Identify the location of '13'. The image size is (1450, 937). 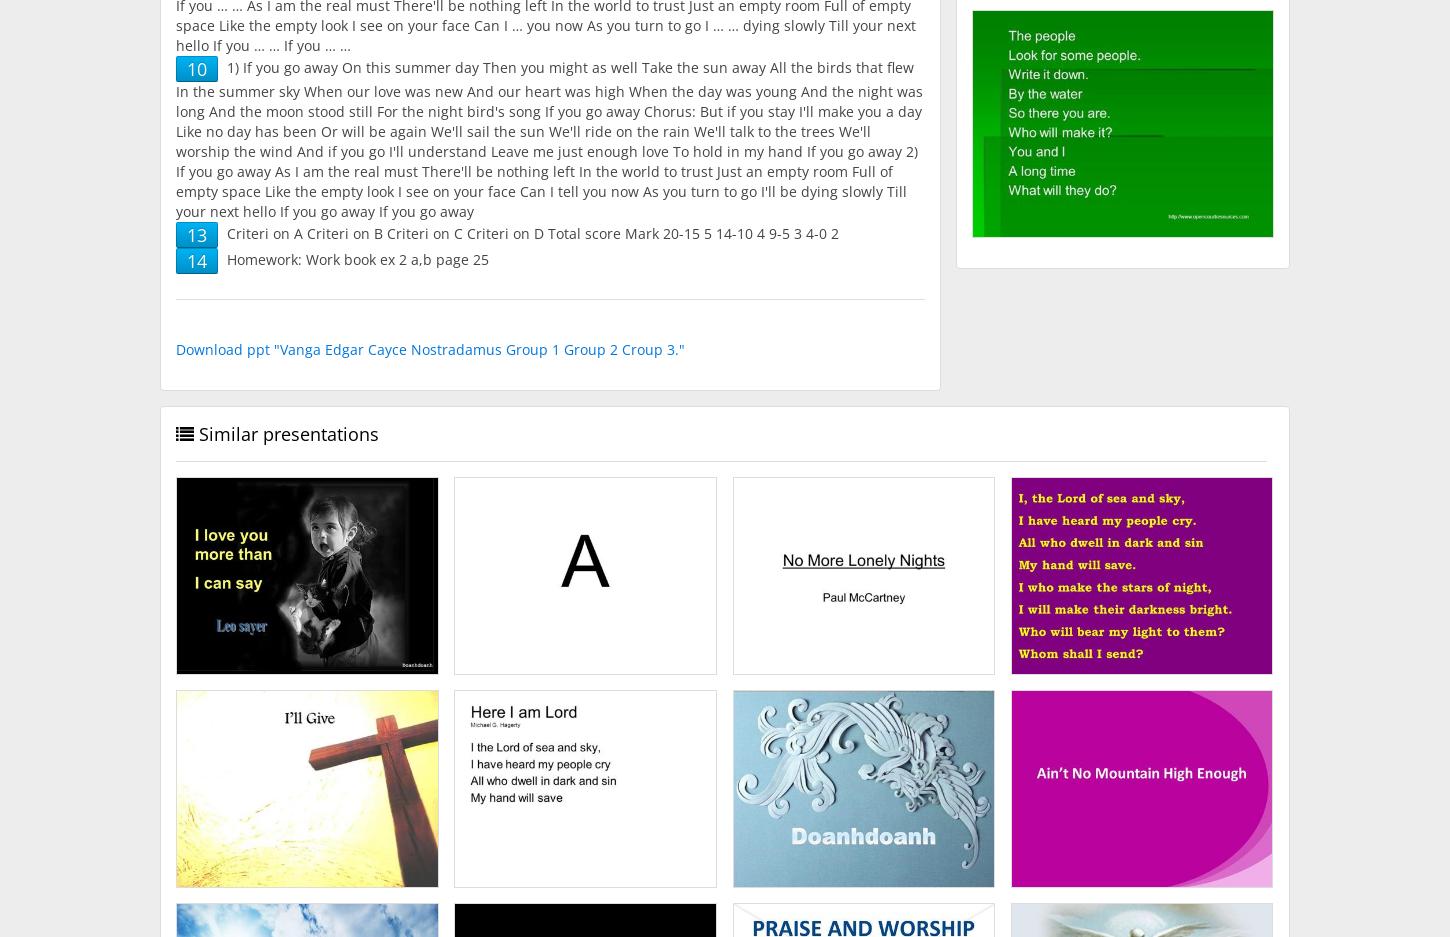
(196, 233).